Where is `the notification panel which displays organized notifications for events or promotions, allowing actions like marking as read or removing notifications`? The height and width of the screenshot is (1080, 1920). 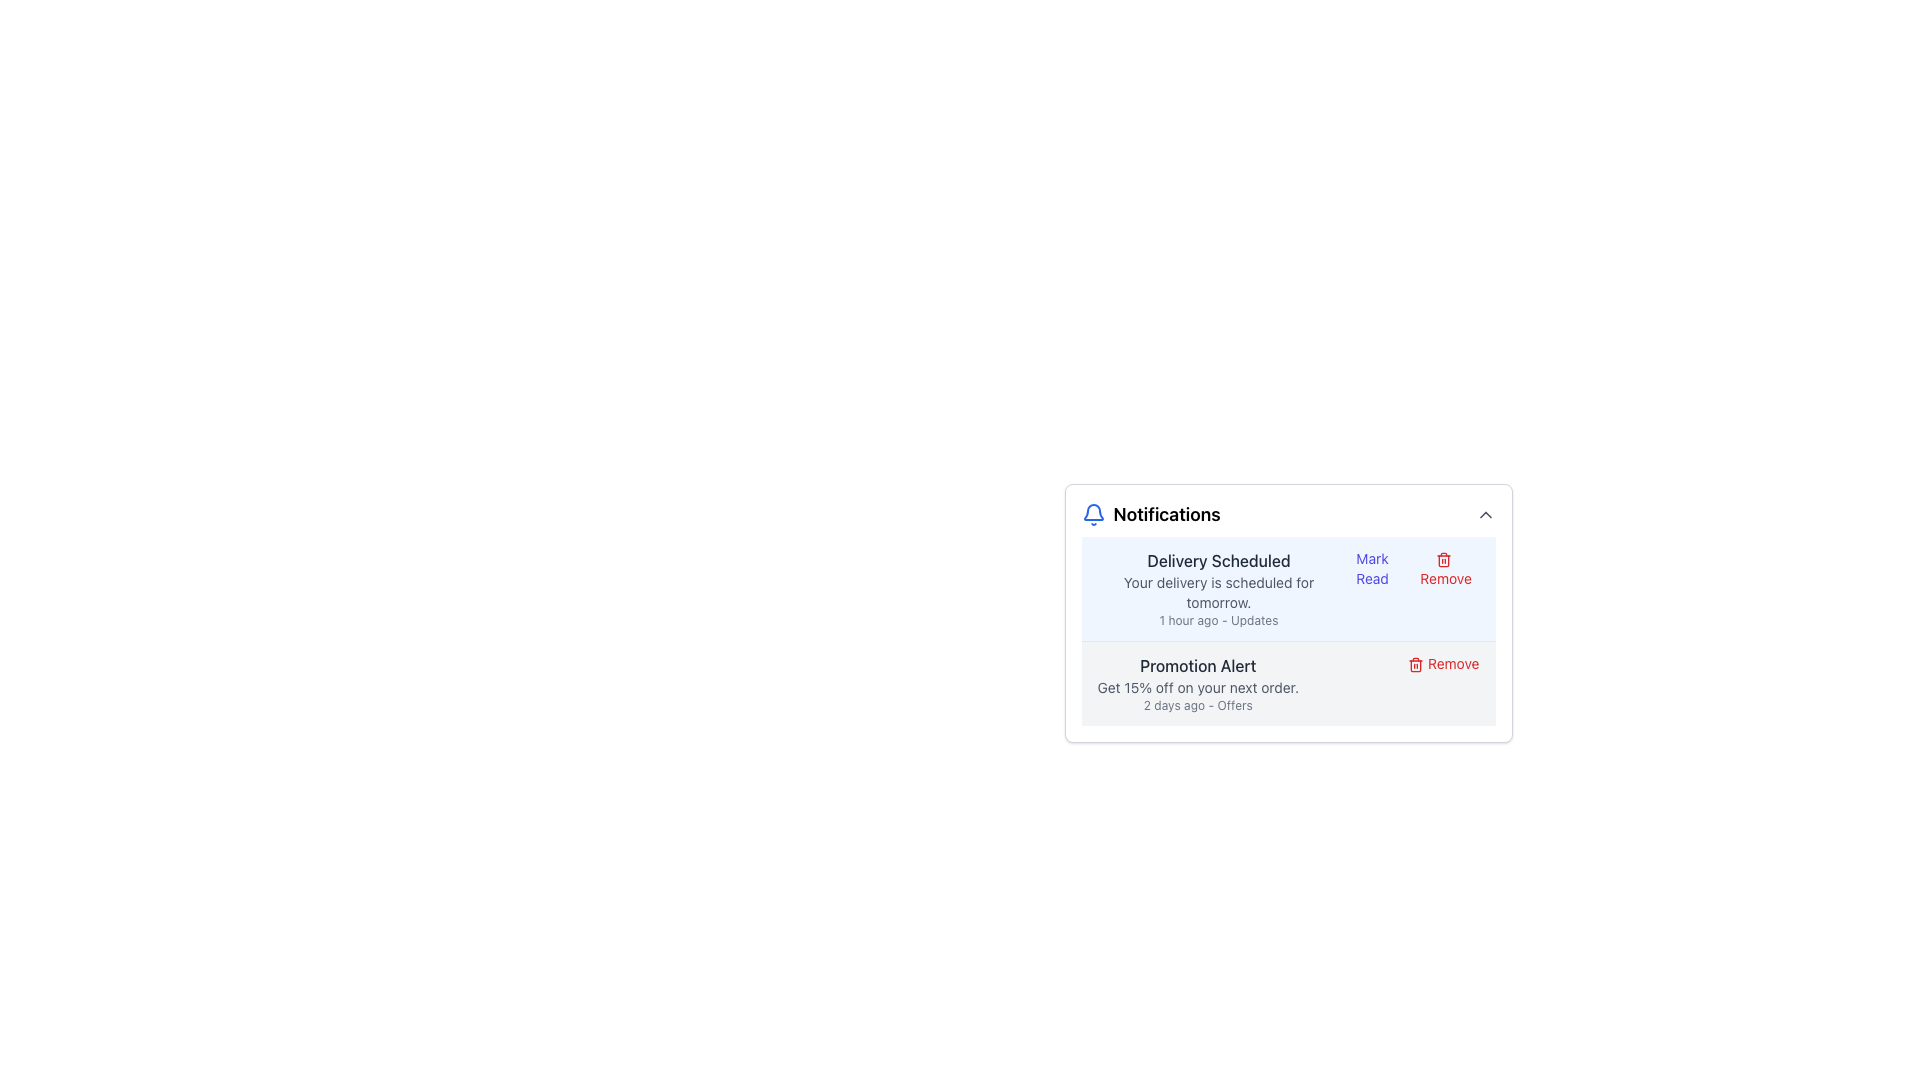
the notification panel which displays organized notifications for events or promotions, allowing actions like marking as read or removing notifications is located at coordinates (1288, 610).